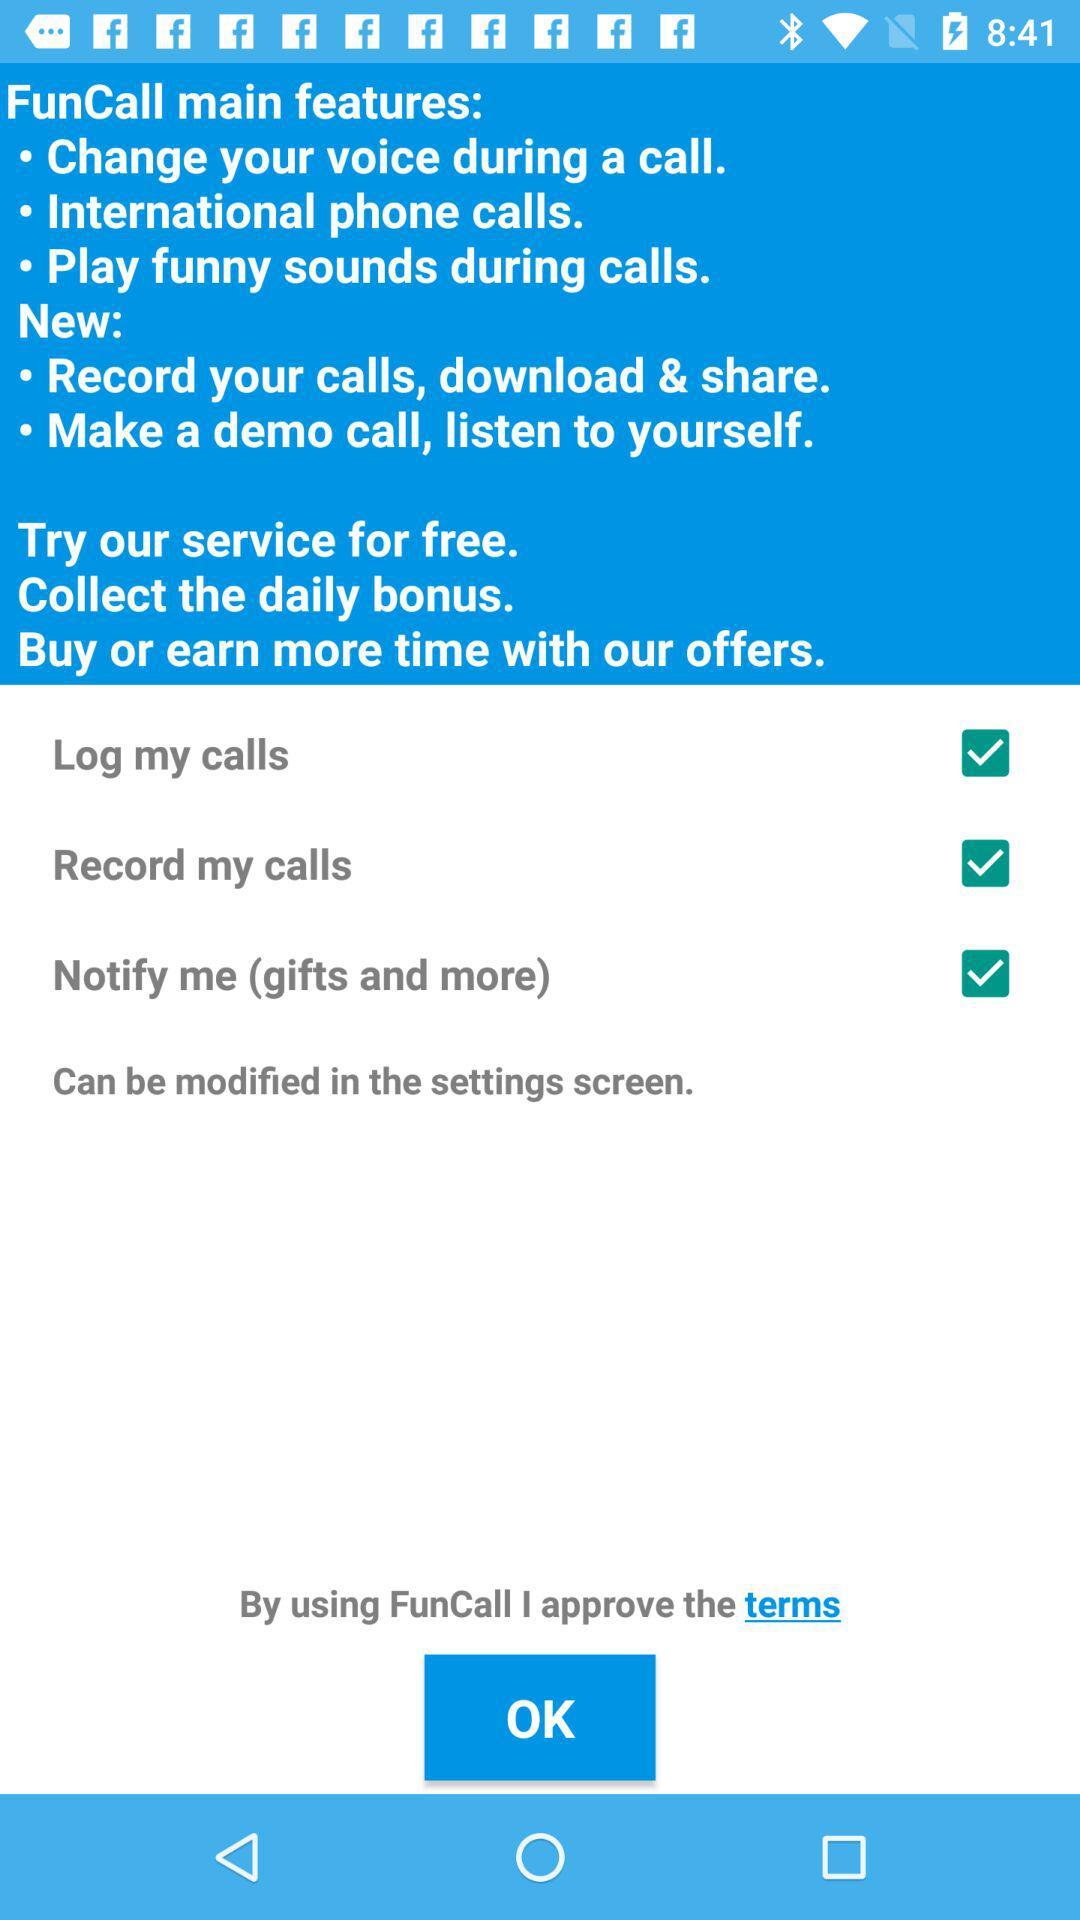 This screenshot has height=1920, width=1080. I want to click on ok icon, so click(540, 1716).